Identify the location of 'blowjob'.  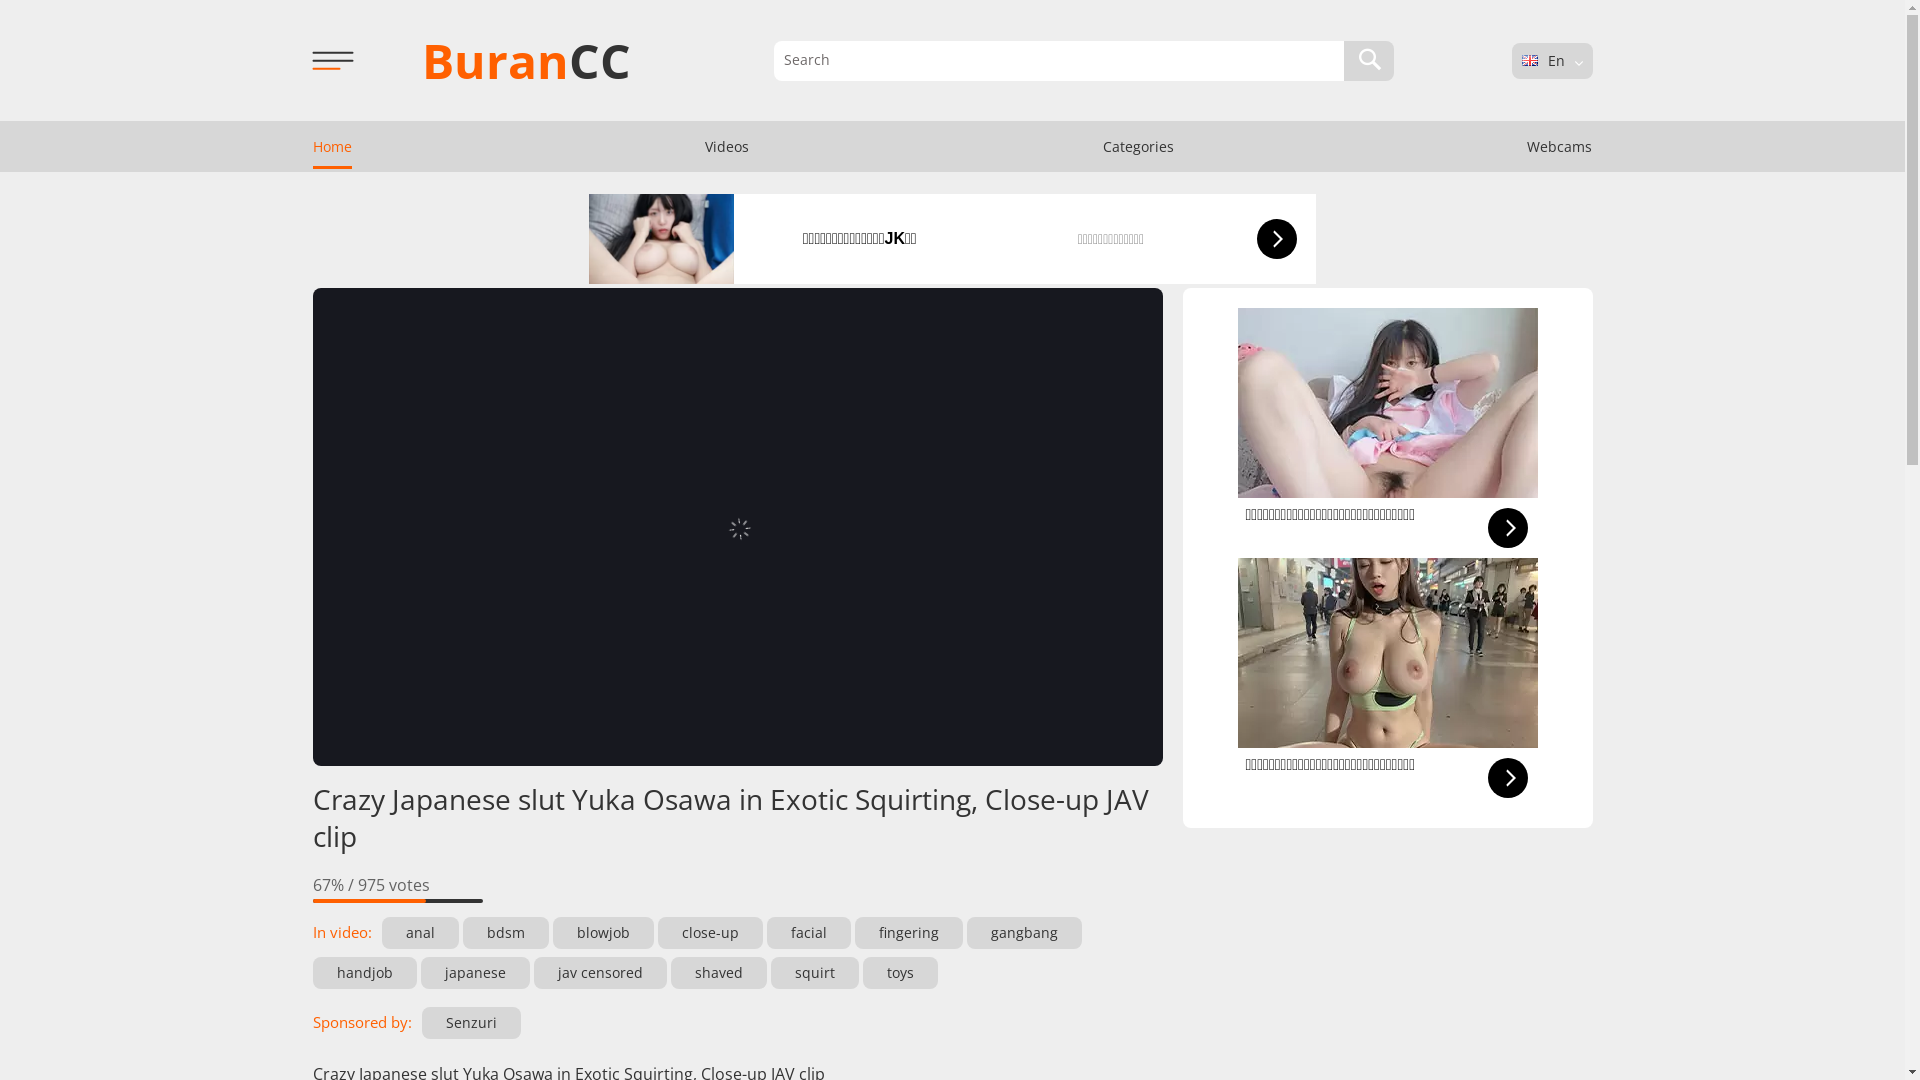
(601, 933).